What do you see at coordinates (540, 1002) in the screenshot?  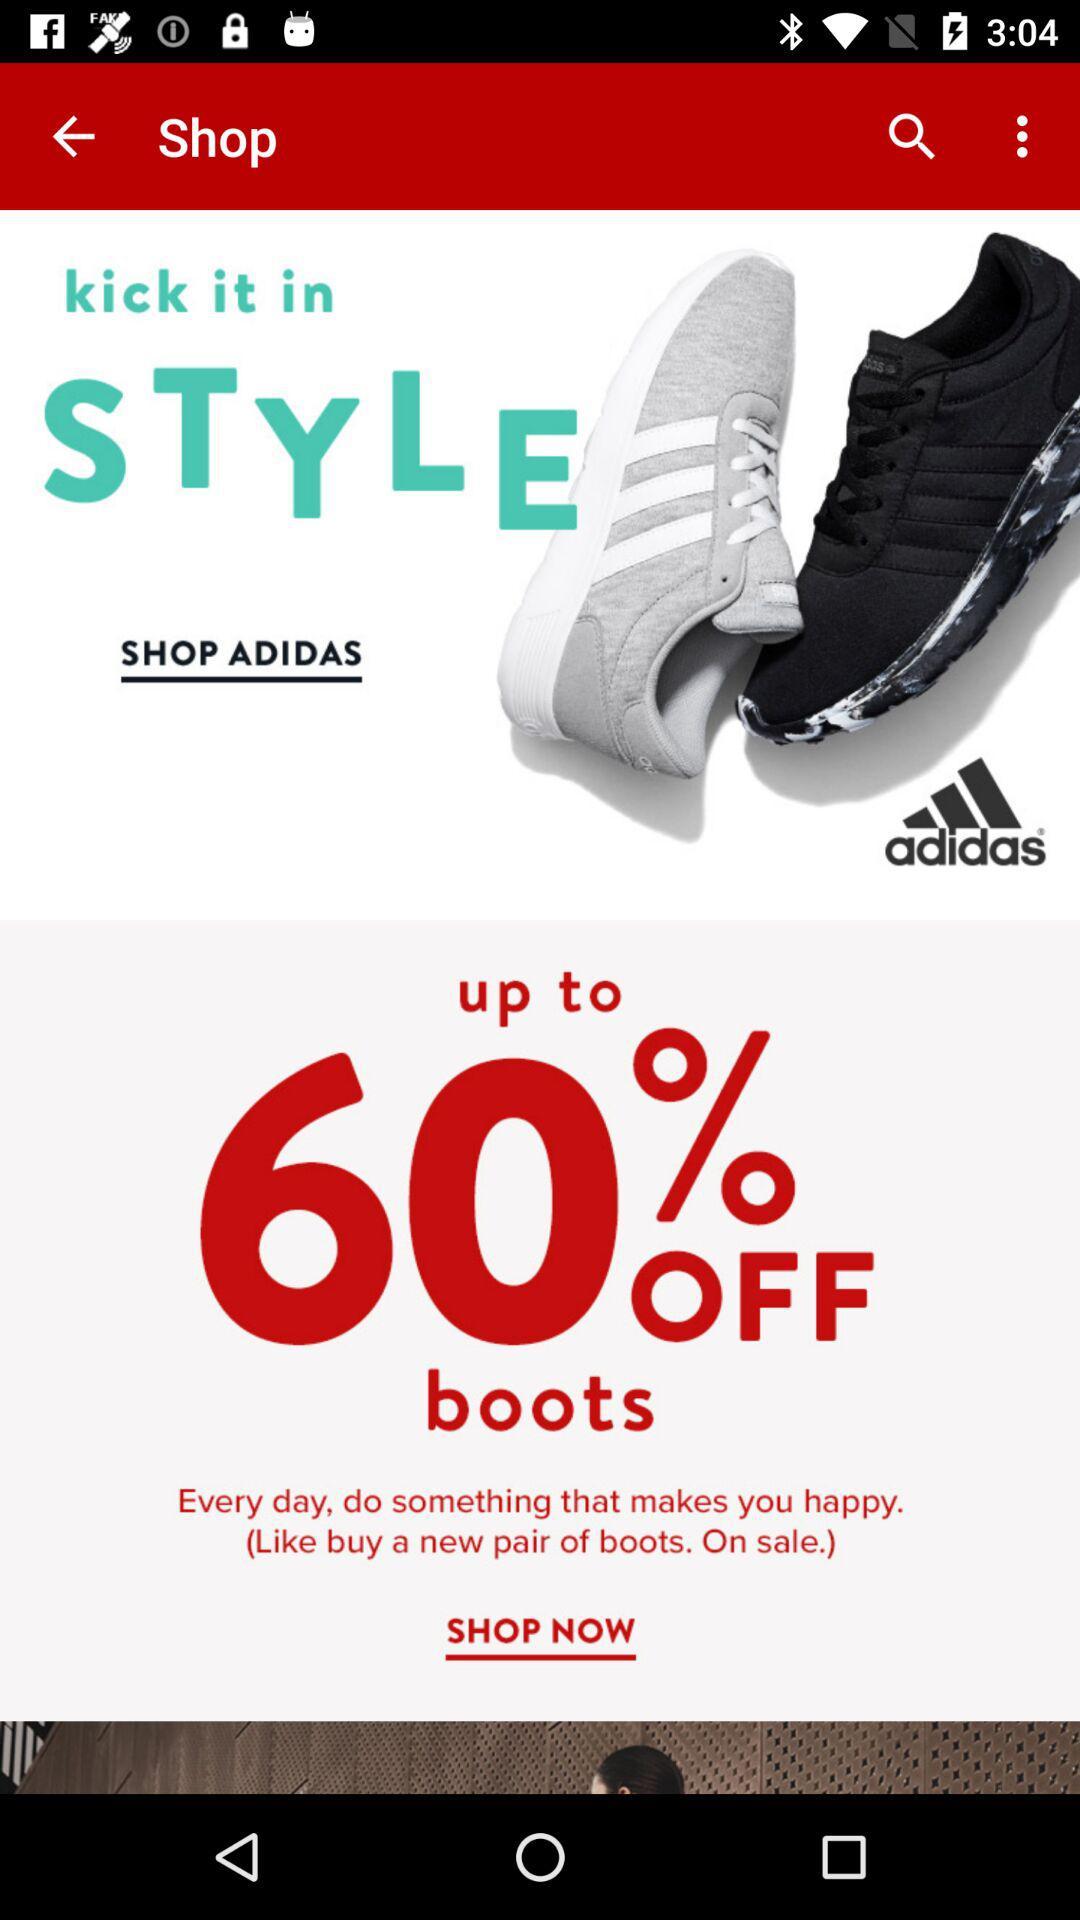 I see `advertisement area` at bounding box center [540, 1002].